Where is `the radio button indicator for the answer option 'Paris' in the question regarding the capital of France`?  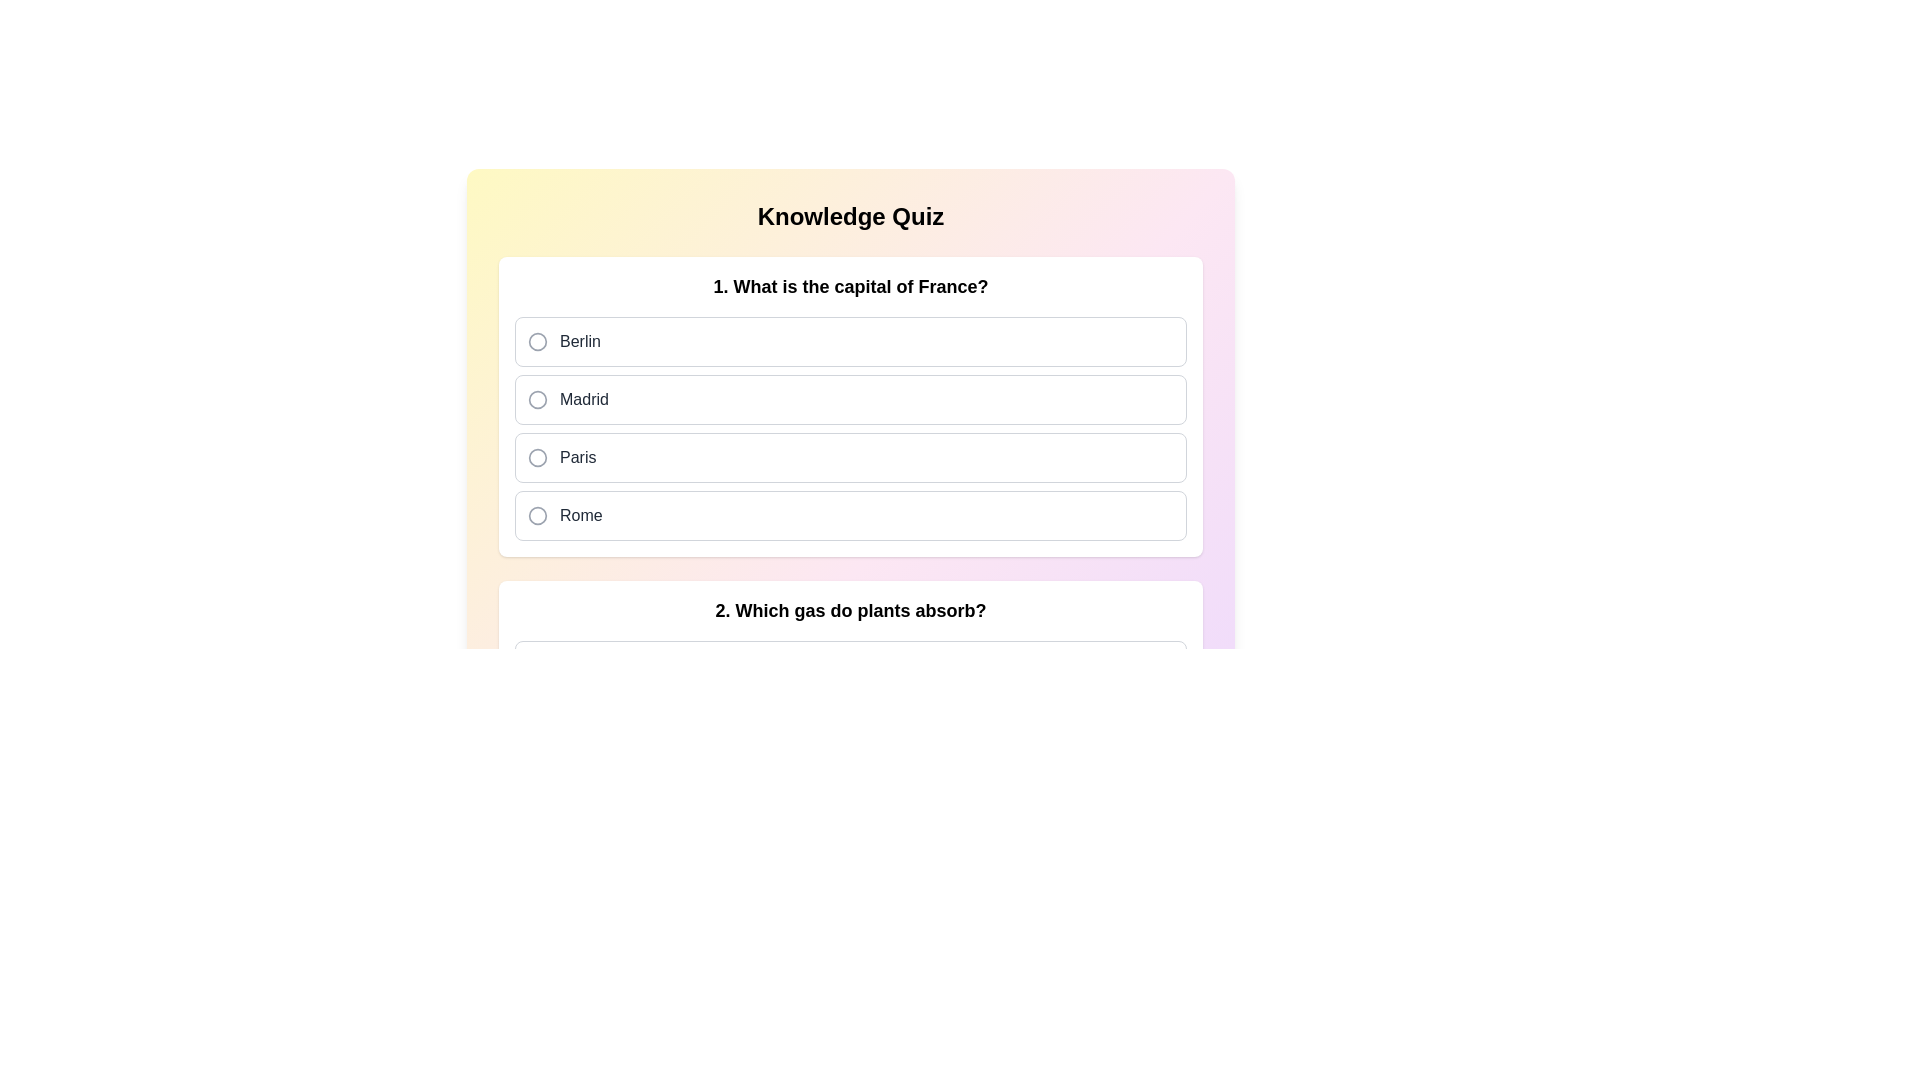
the radio button indicator for the answer option 'Paris' in the question regarding the capital of France is located at coordinates (537, 458).